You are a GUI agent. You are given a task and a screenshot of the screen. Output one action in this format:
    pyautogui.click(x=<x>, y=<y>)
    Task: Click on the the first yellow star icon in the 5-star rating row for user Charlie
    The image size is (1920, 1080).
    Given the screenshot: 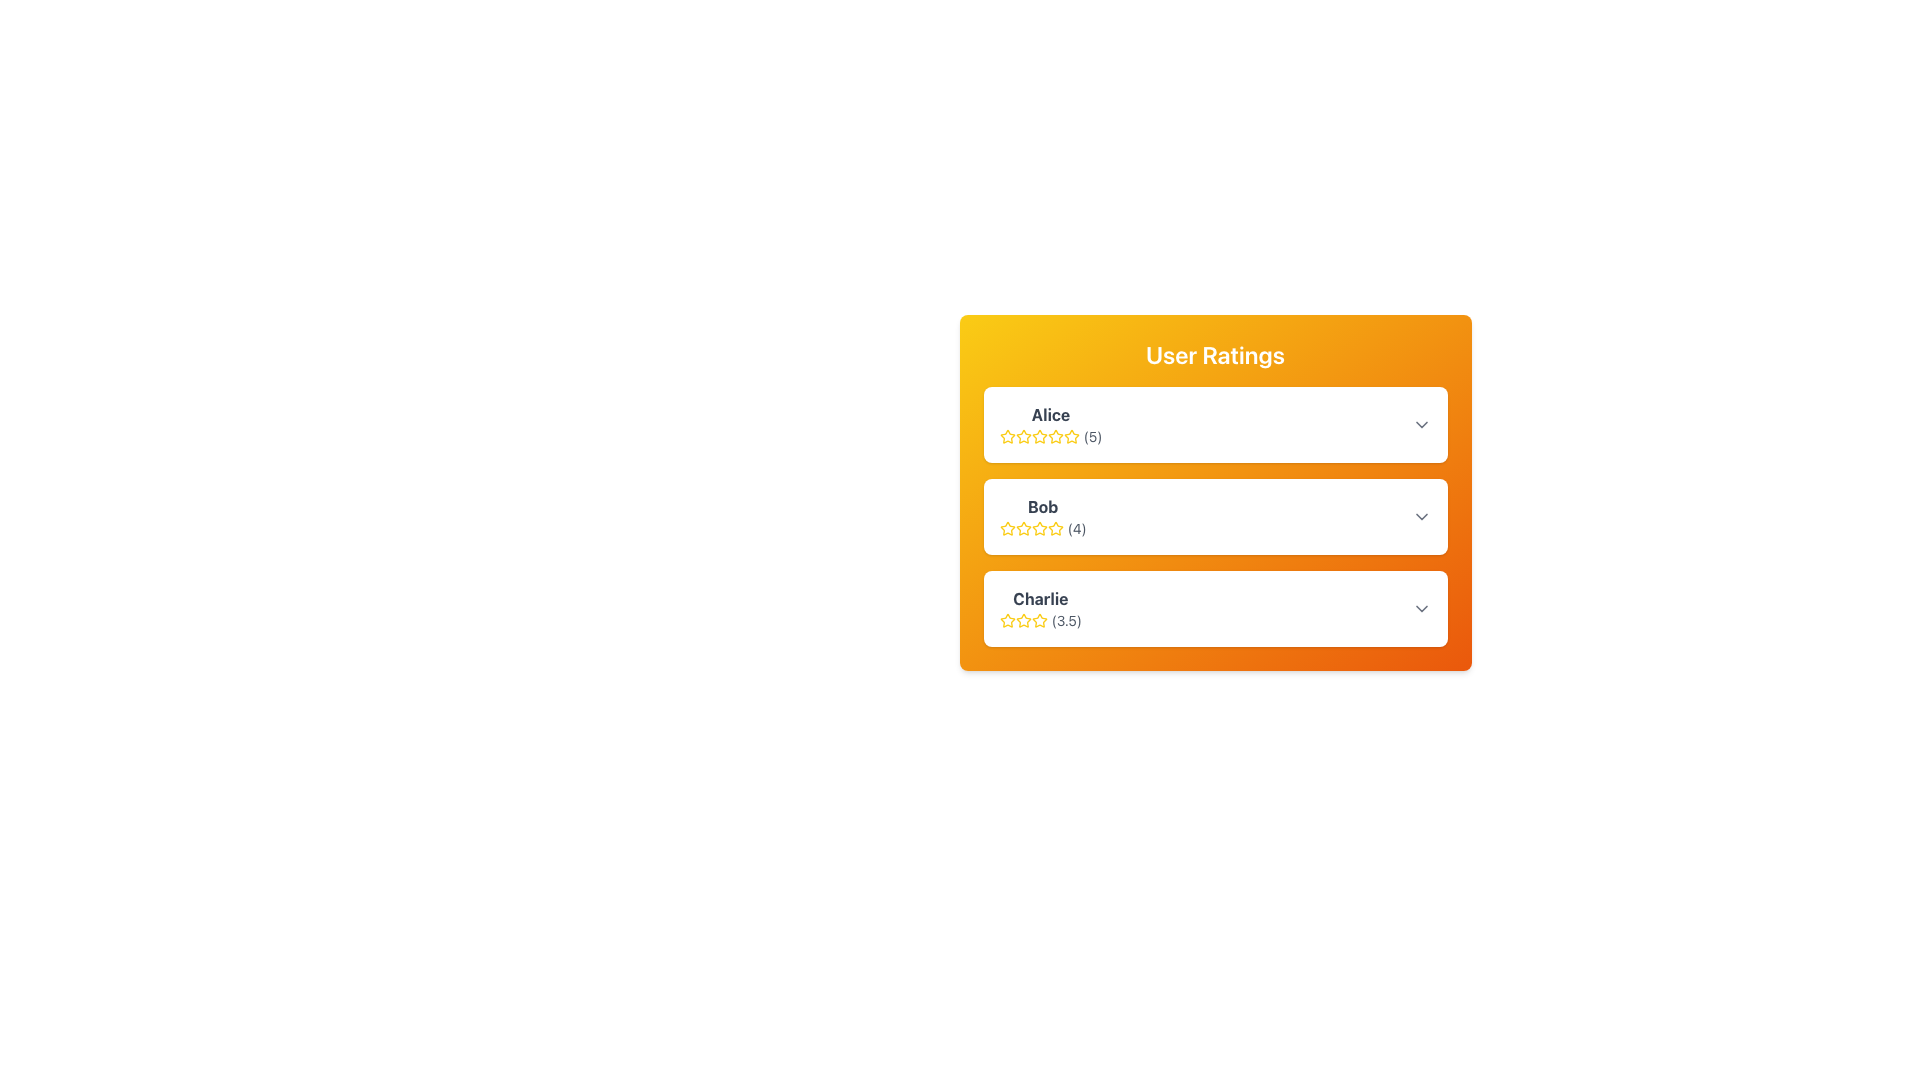 What is the action you would take?
    pyautogui.click(x=1023, y=619)
    